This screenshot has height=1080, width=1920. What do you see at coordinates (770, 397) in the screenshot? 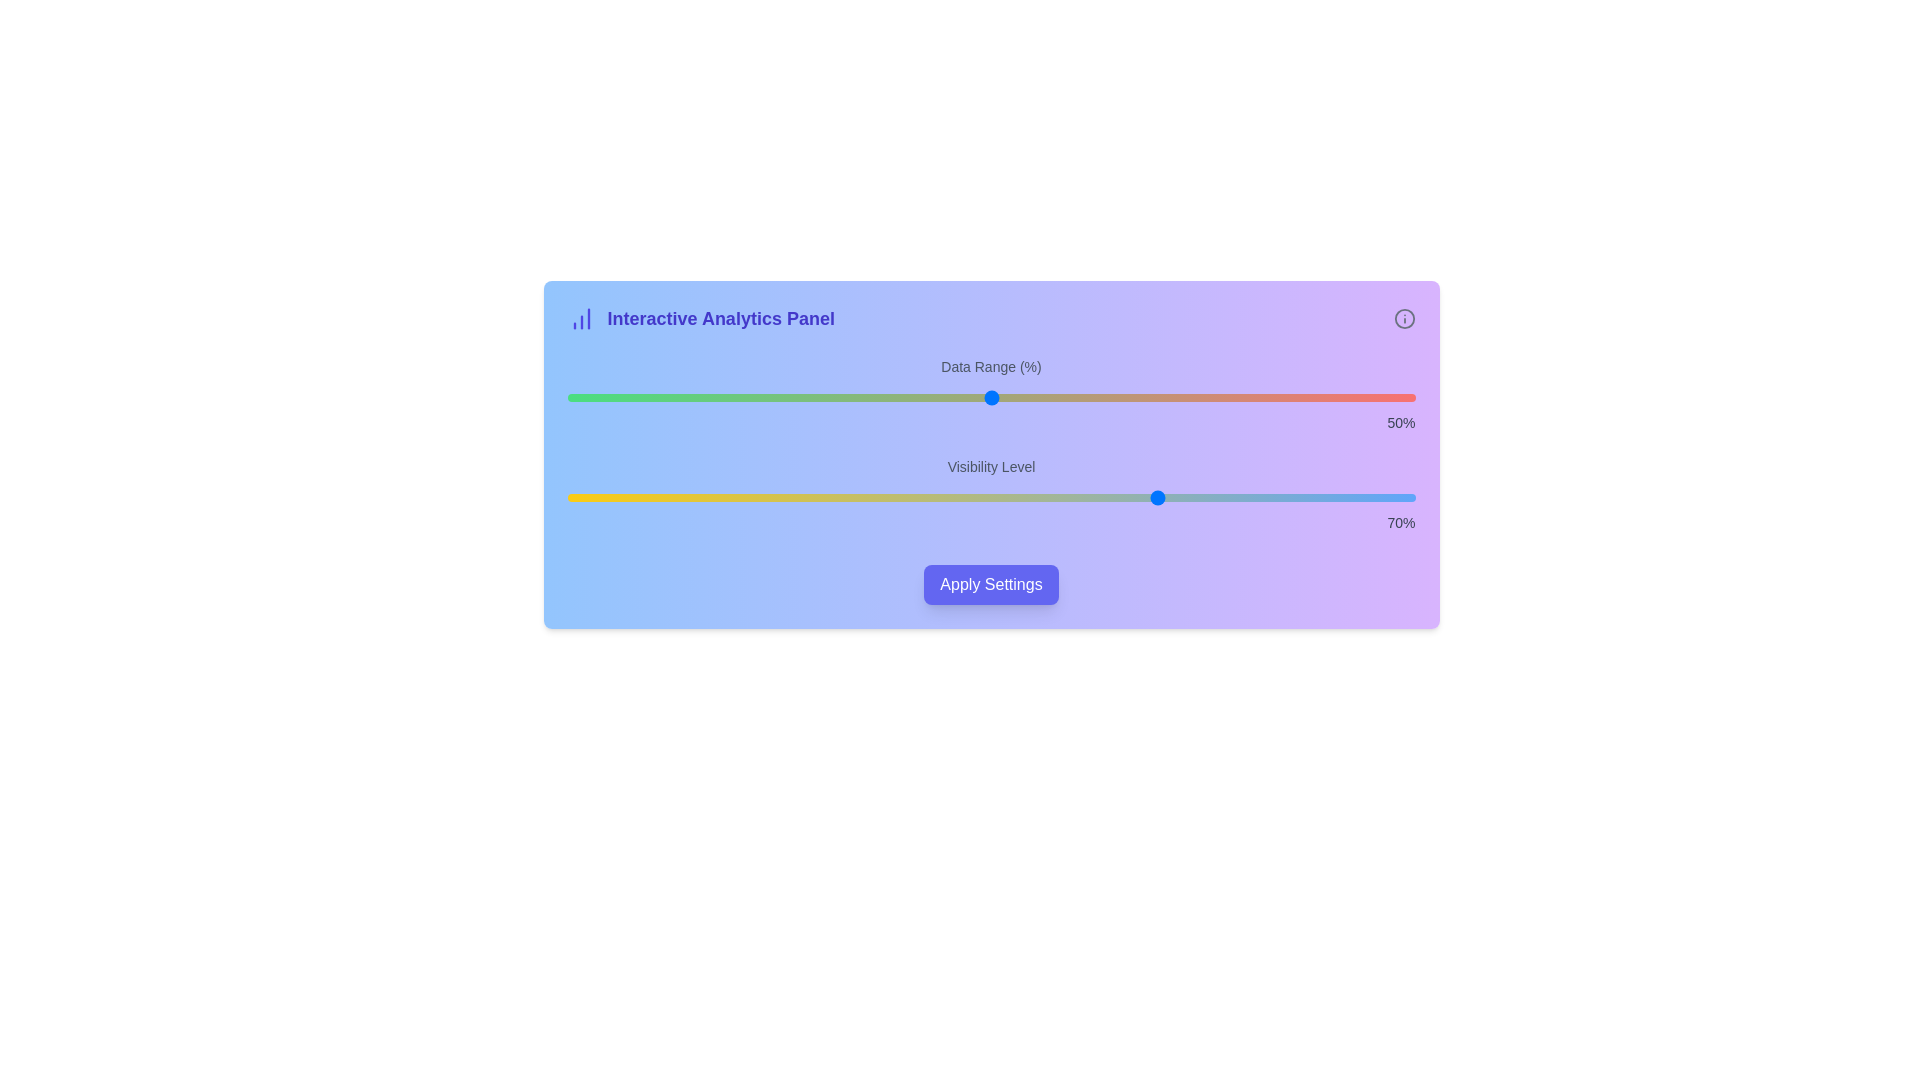
I see `the 'Data Range (%)' slider to 24% value` at bounding box center [770, 397].